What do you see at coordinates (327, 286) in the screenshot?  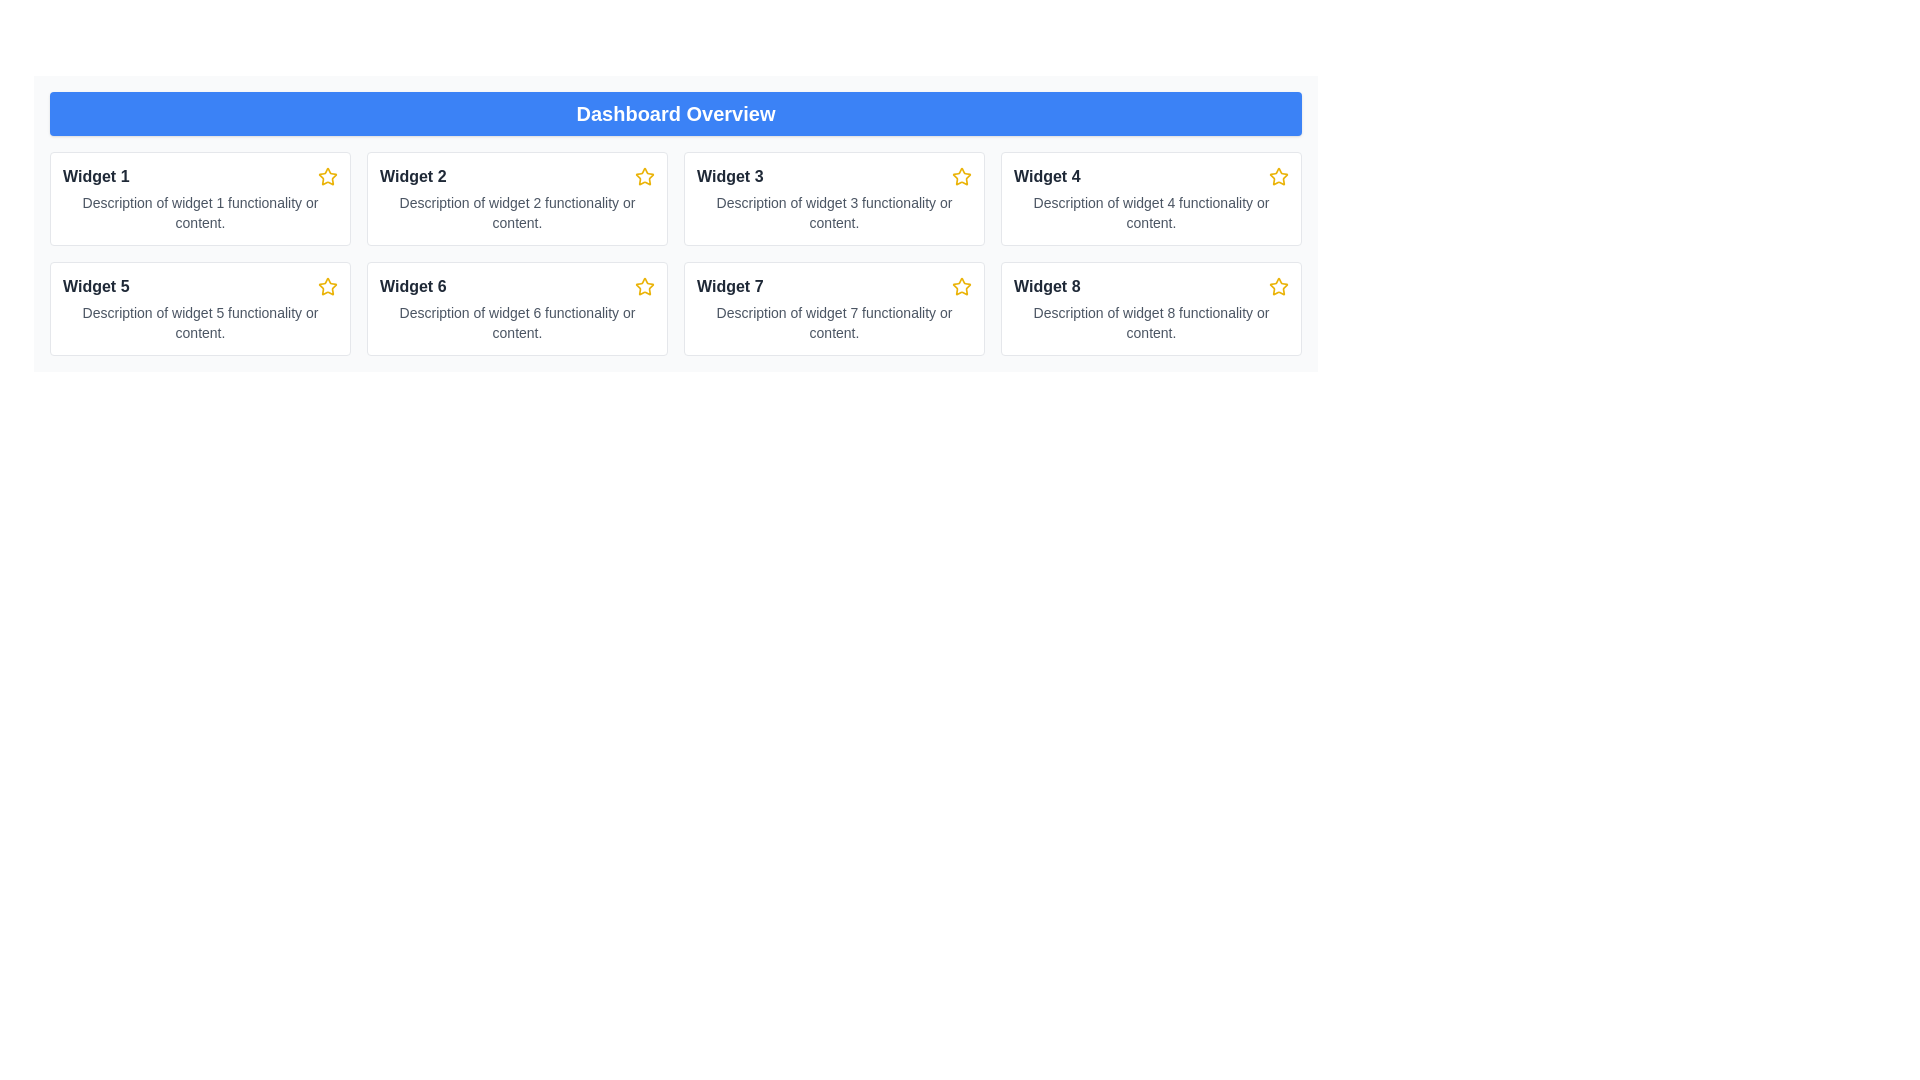 I see `the yellow star-shaped icon adjacent to the text 'Widget 5'` at bounding box center [327, 286].